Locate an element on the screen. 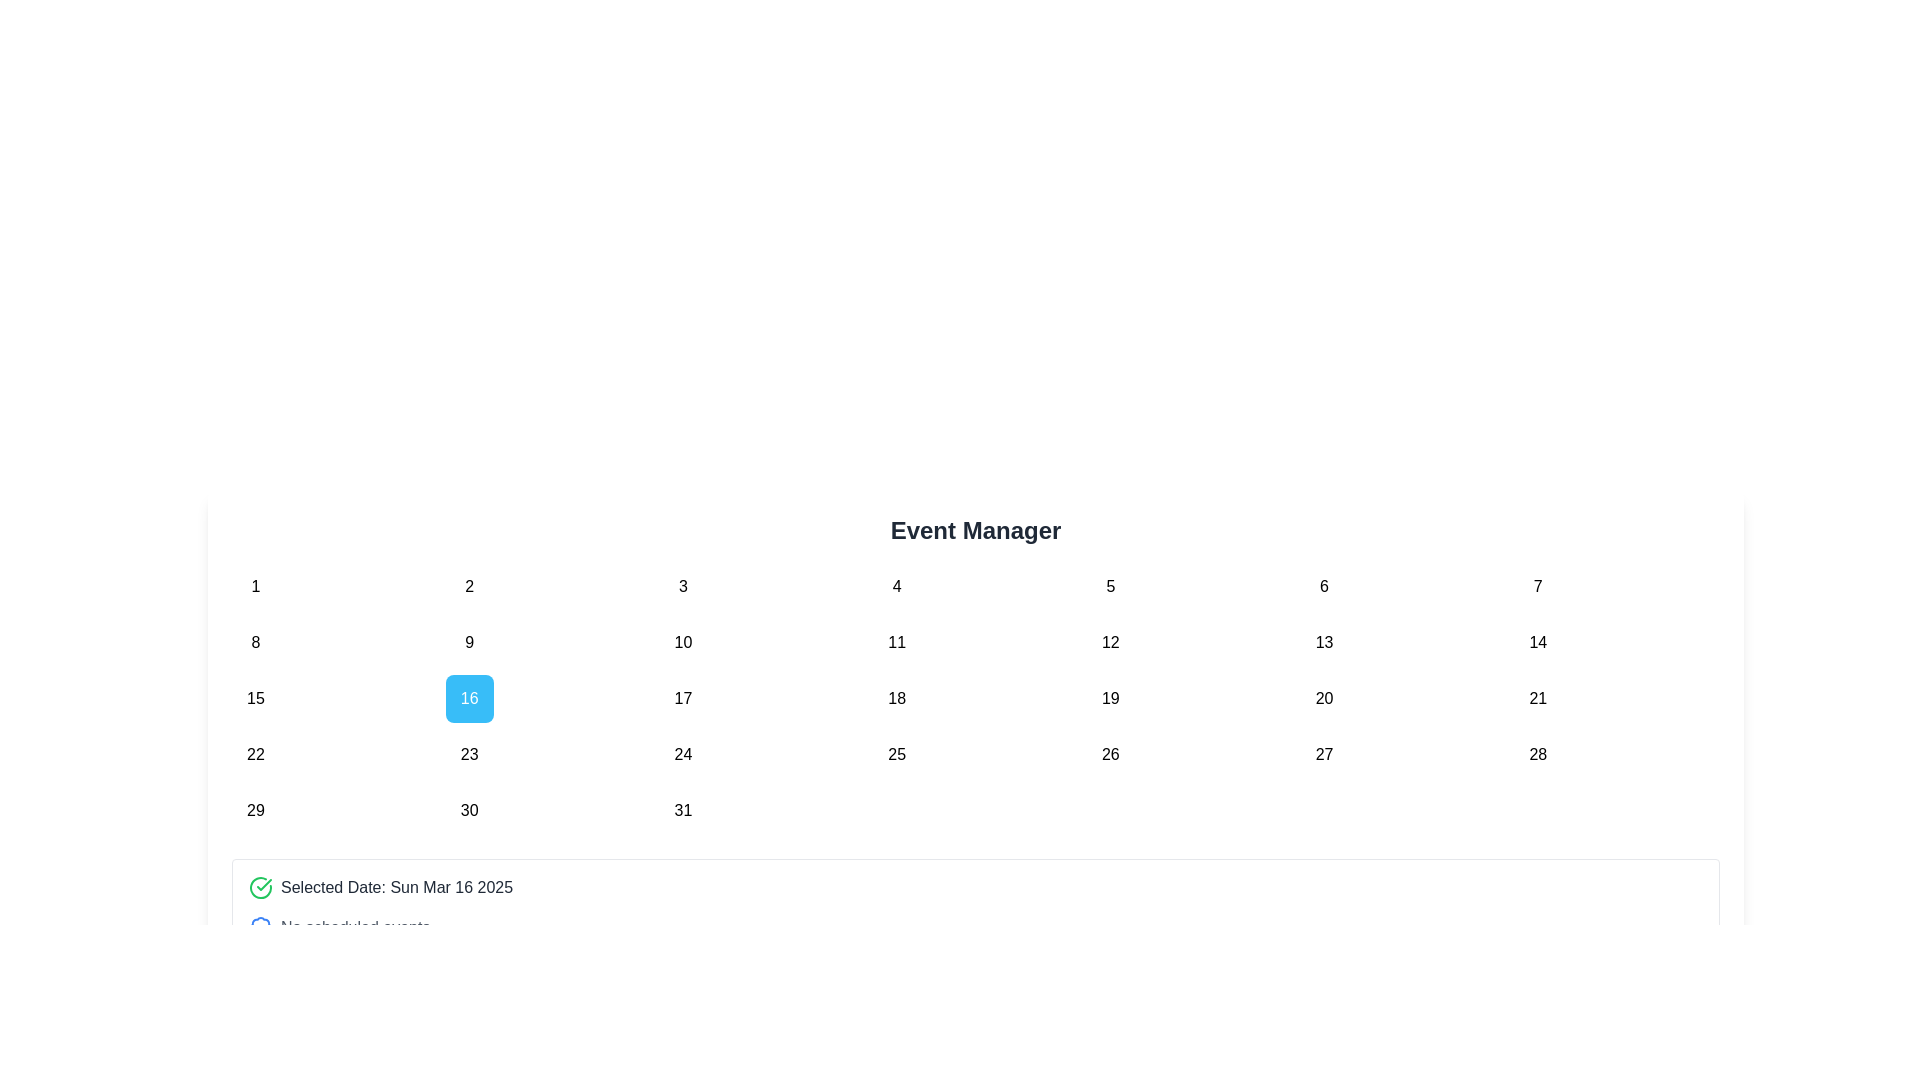 The width and height of the screenshot is (1920, 1080). the rounded square button displaying the number '25' to observe its hover effect in the calendar-like grid interface is located at coordinates (896, 755).